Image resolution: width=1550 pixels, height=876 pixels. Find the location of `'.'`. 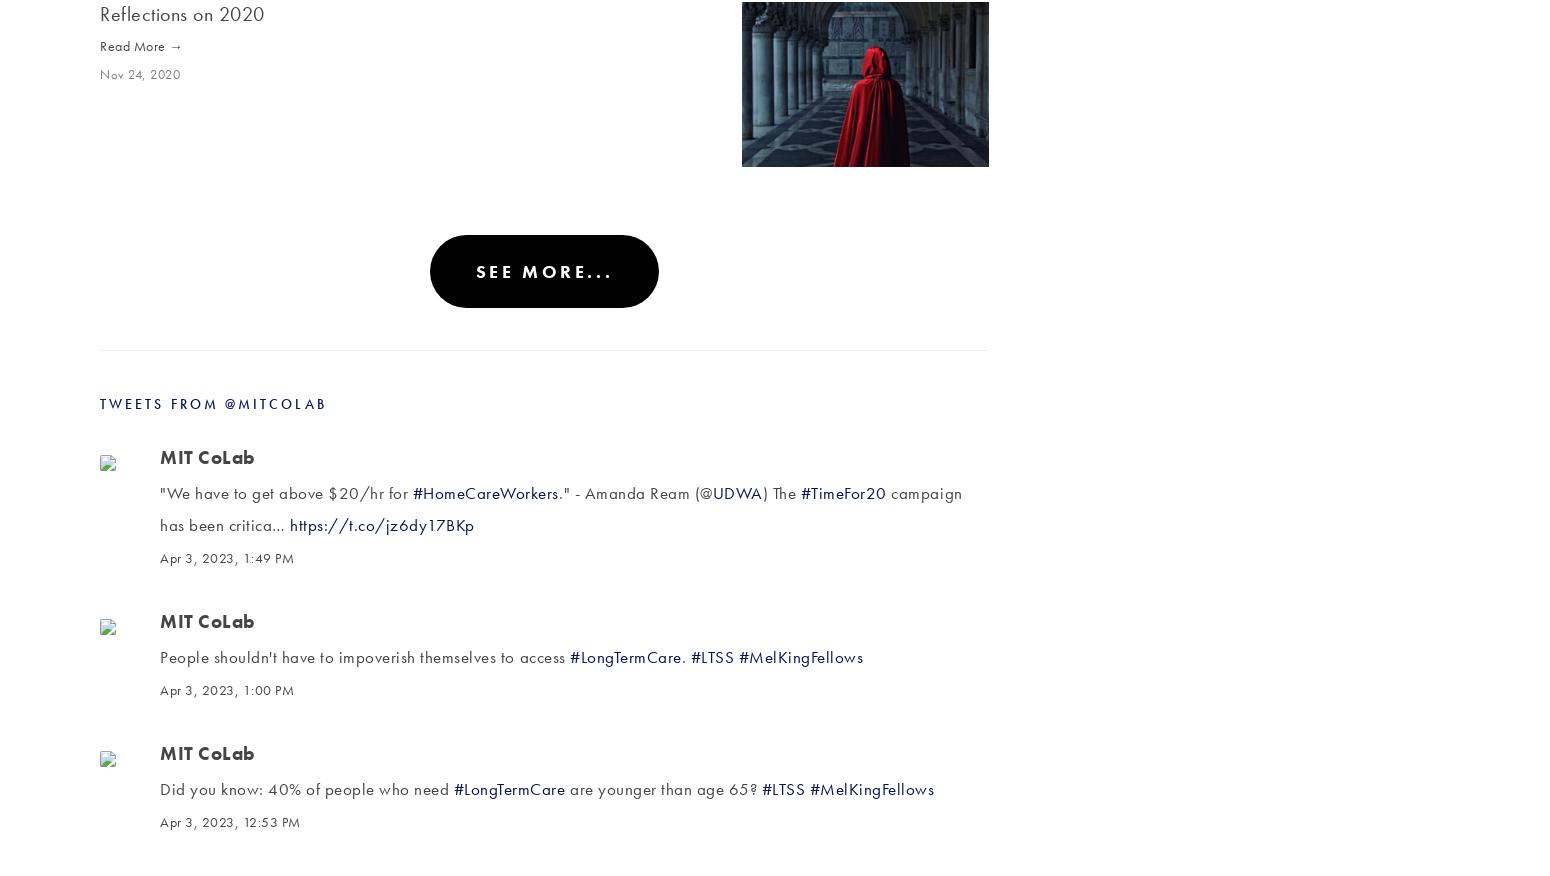

'.' is located at coordinates (684, 656).